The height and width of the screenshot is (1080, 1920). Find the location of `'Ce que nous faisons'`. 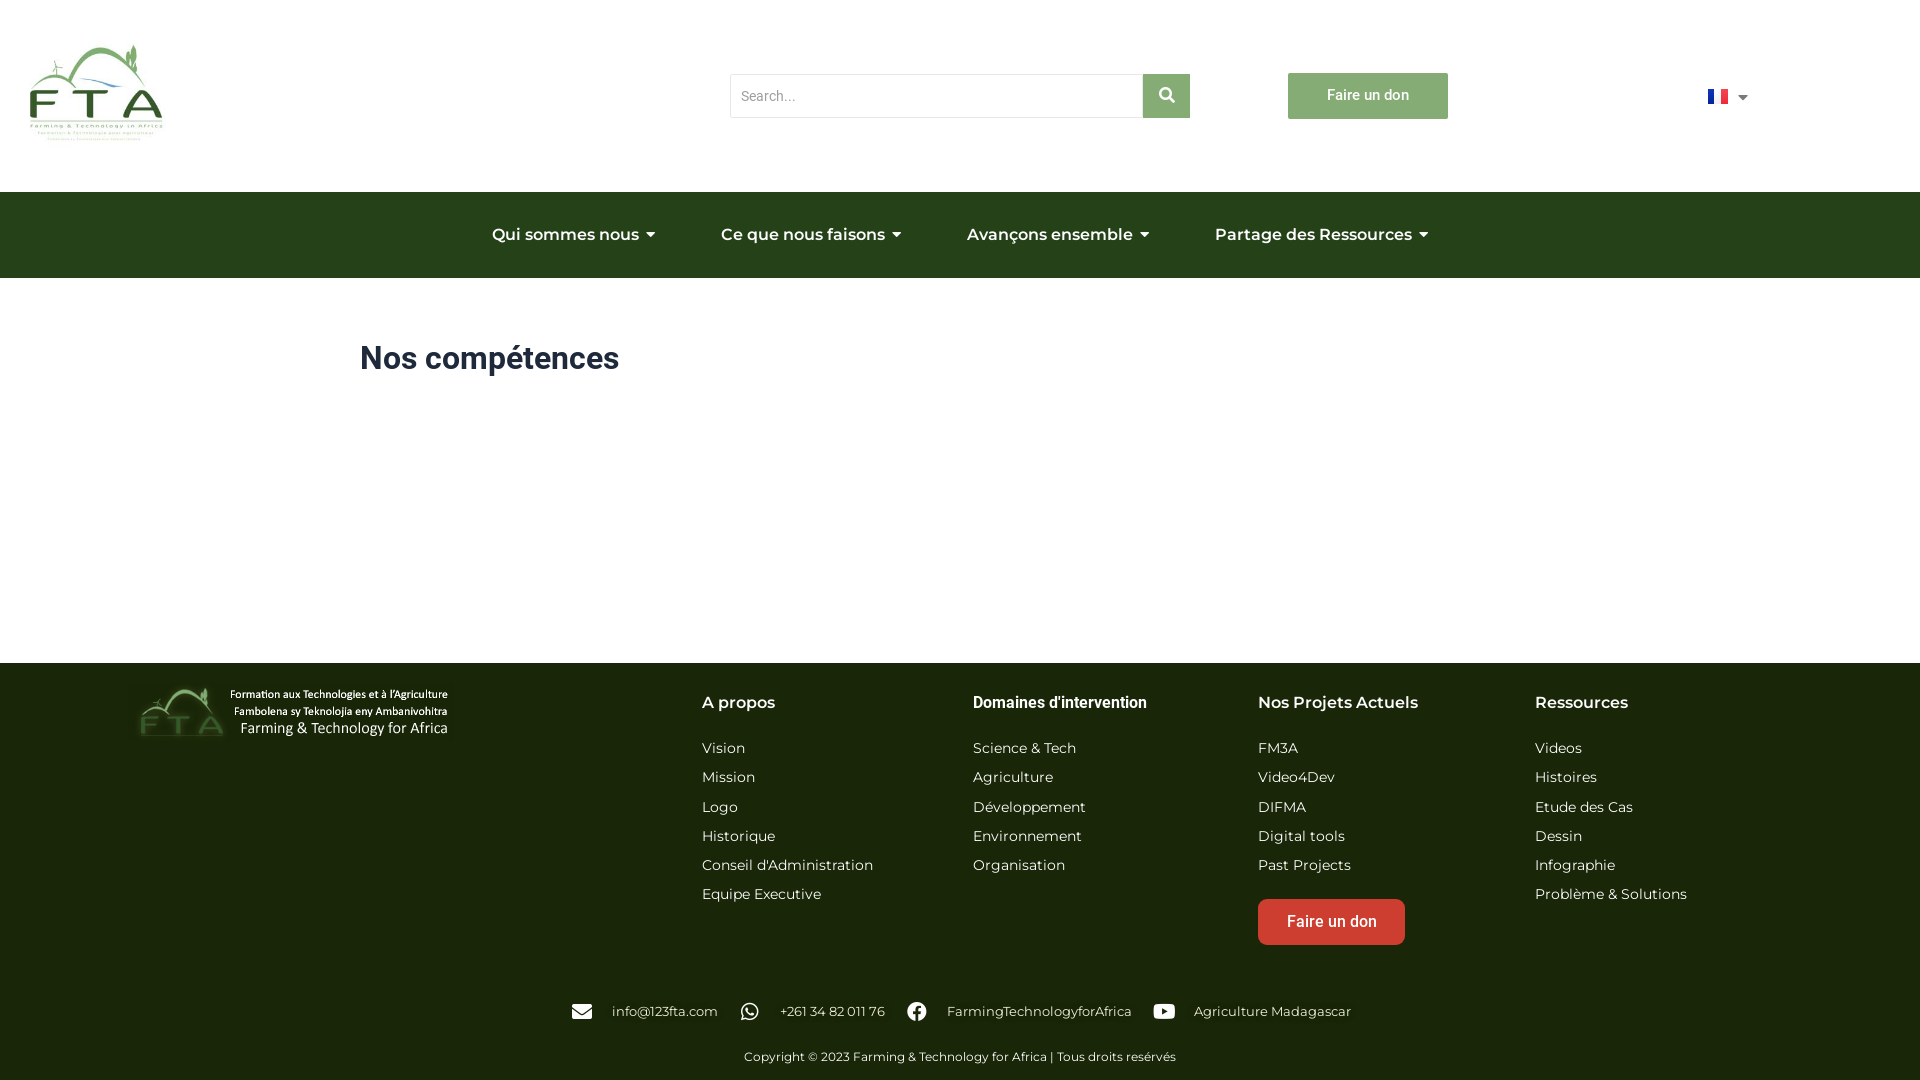

'Ce que nous faisons' is located at coordinates (811, 234).